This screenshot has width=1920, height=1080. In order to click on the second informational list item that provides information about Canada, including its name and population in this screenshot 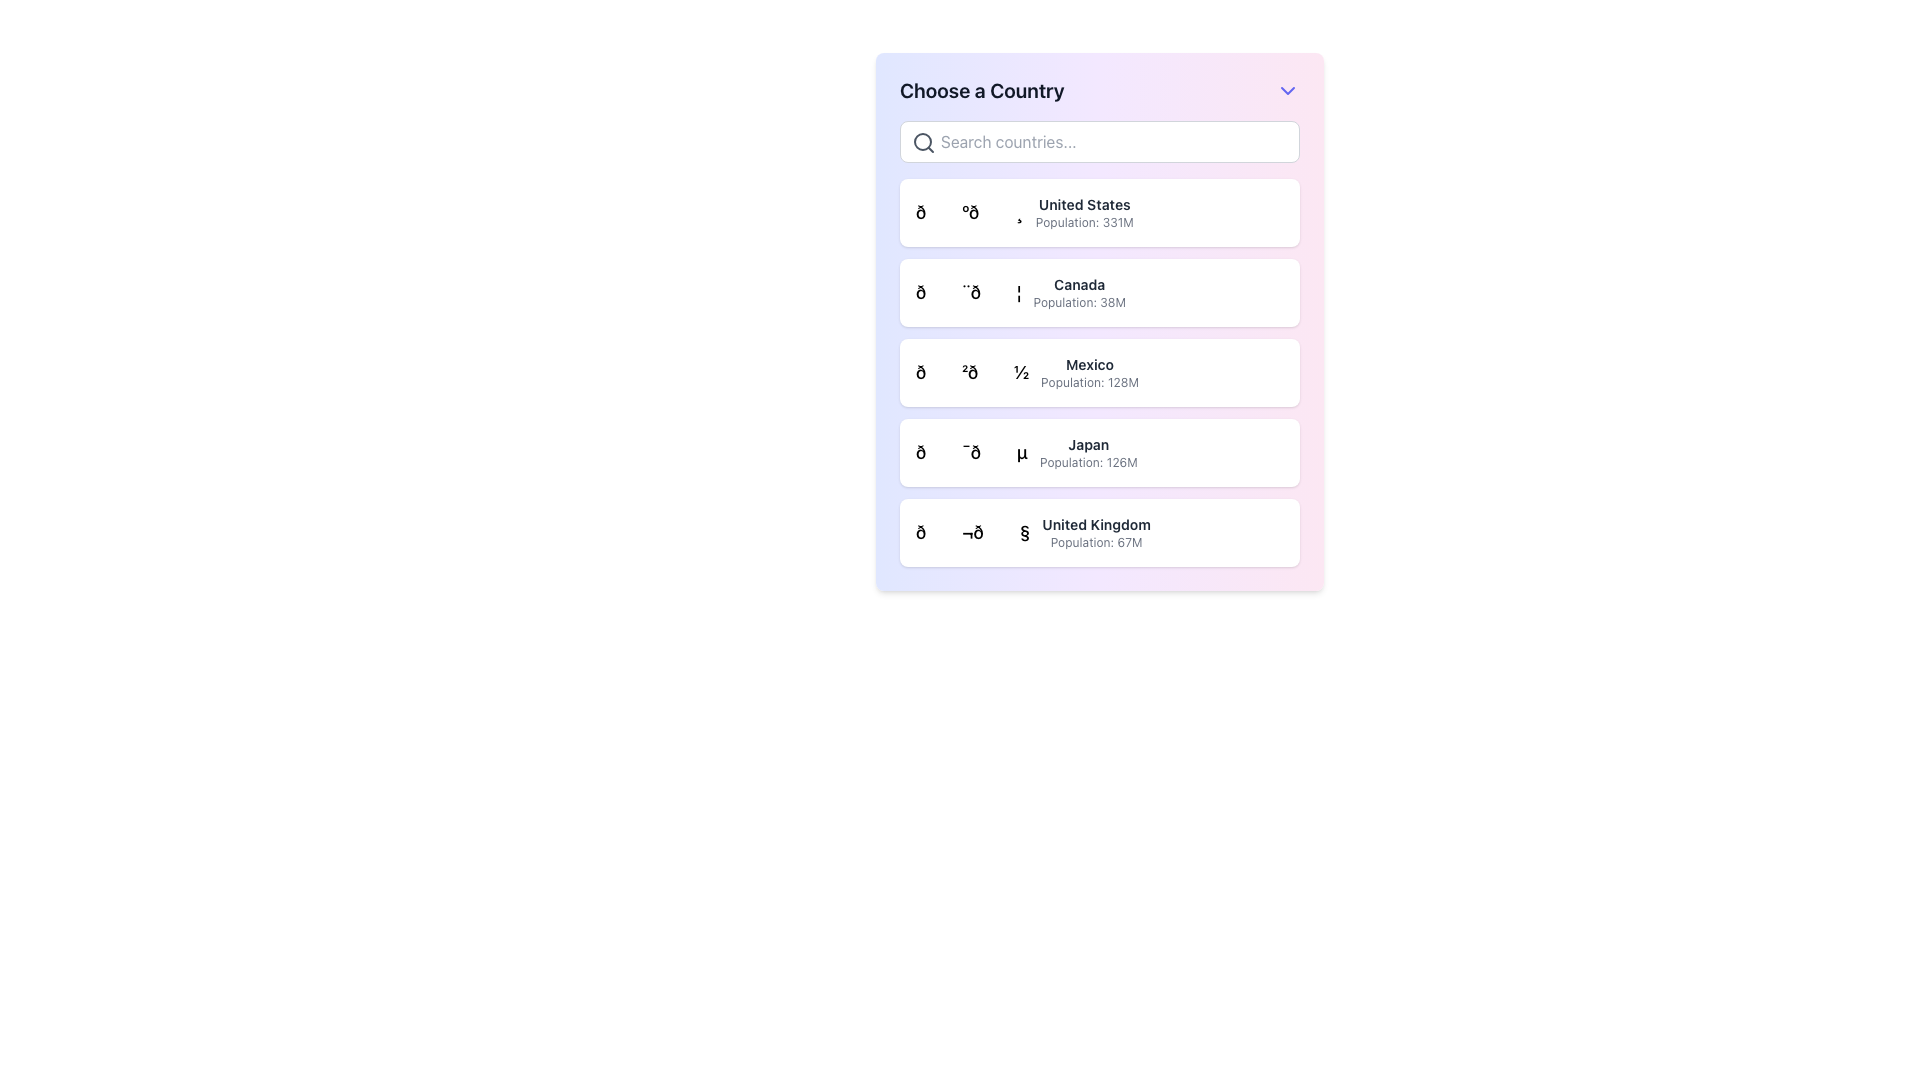, I will do `click(1021, 293)`.